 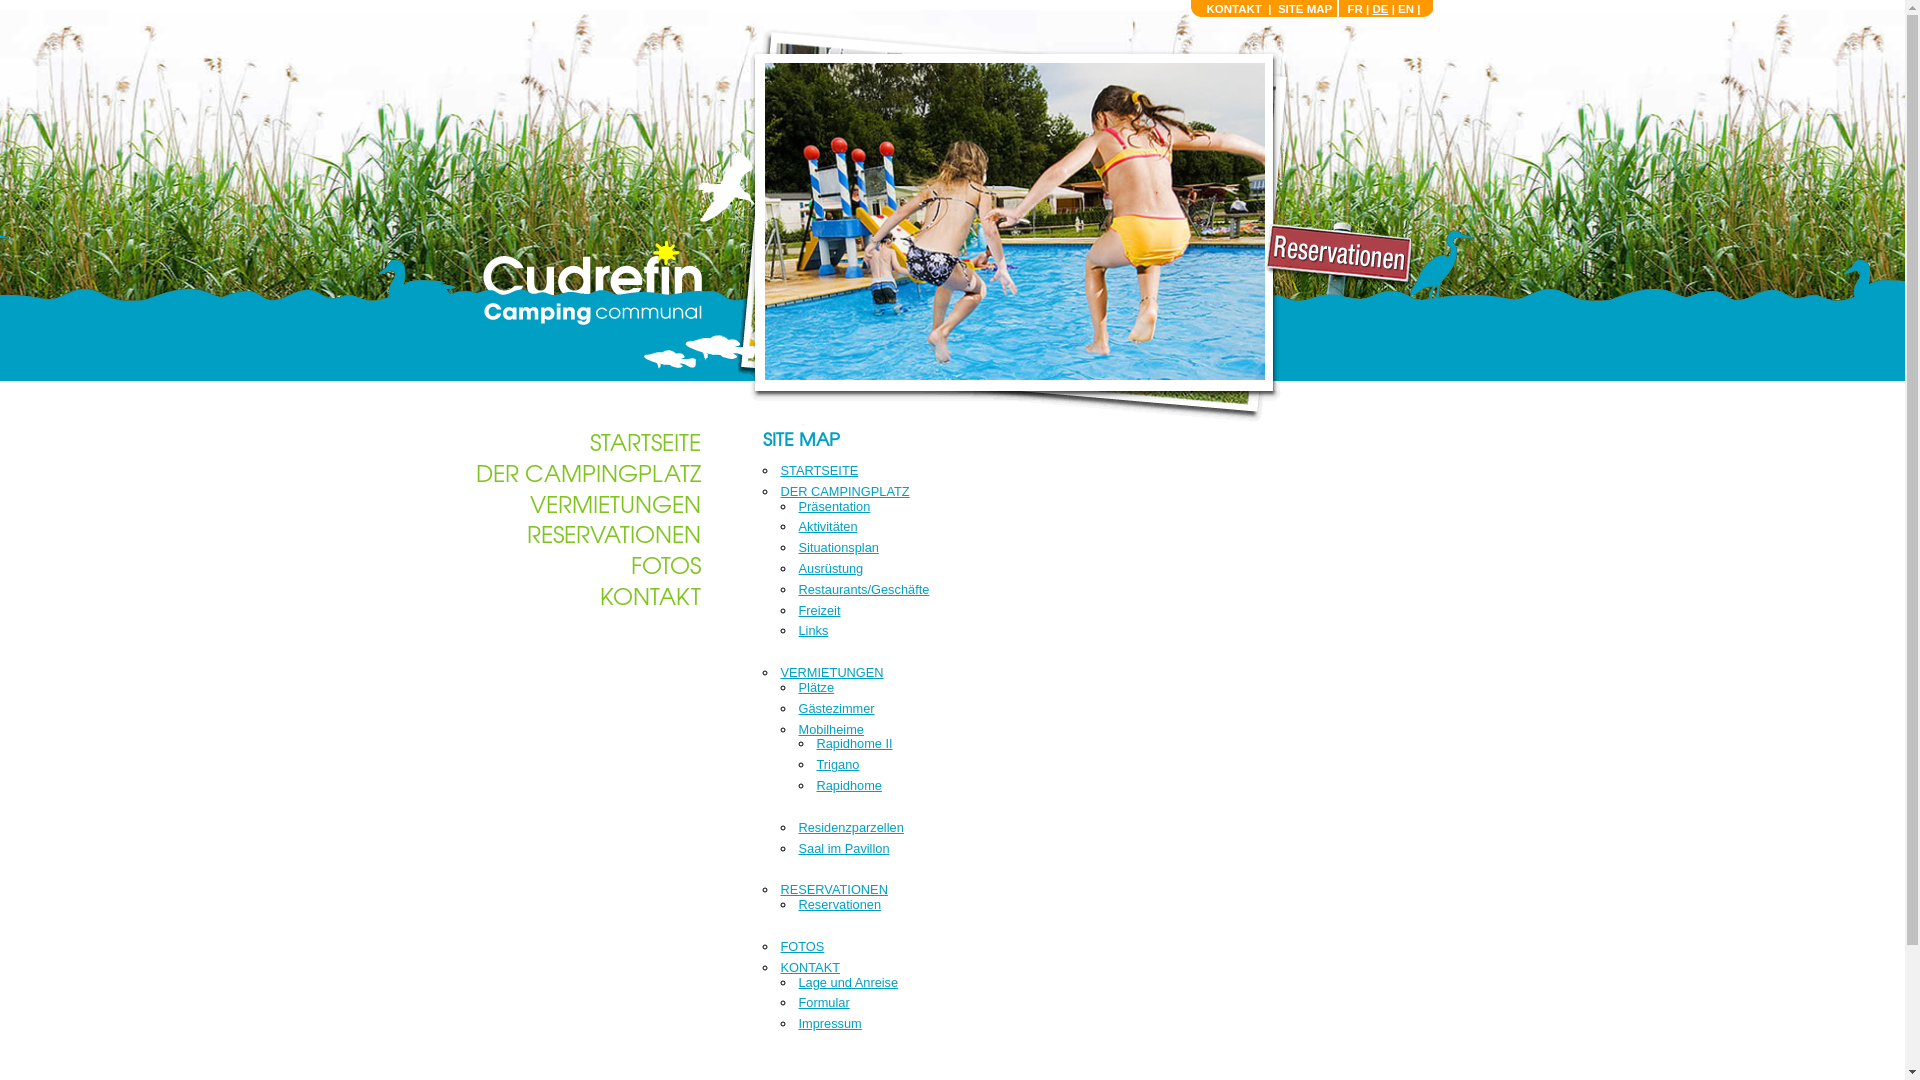 What do you see at coordinates (831, 672) in the screenshot?
I see `'VERMIETUNGEN'` at bounding box center [831, 672].